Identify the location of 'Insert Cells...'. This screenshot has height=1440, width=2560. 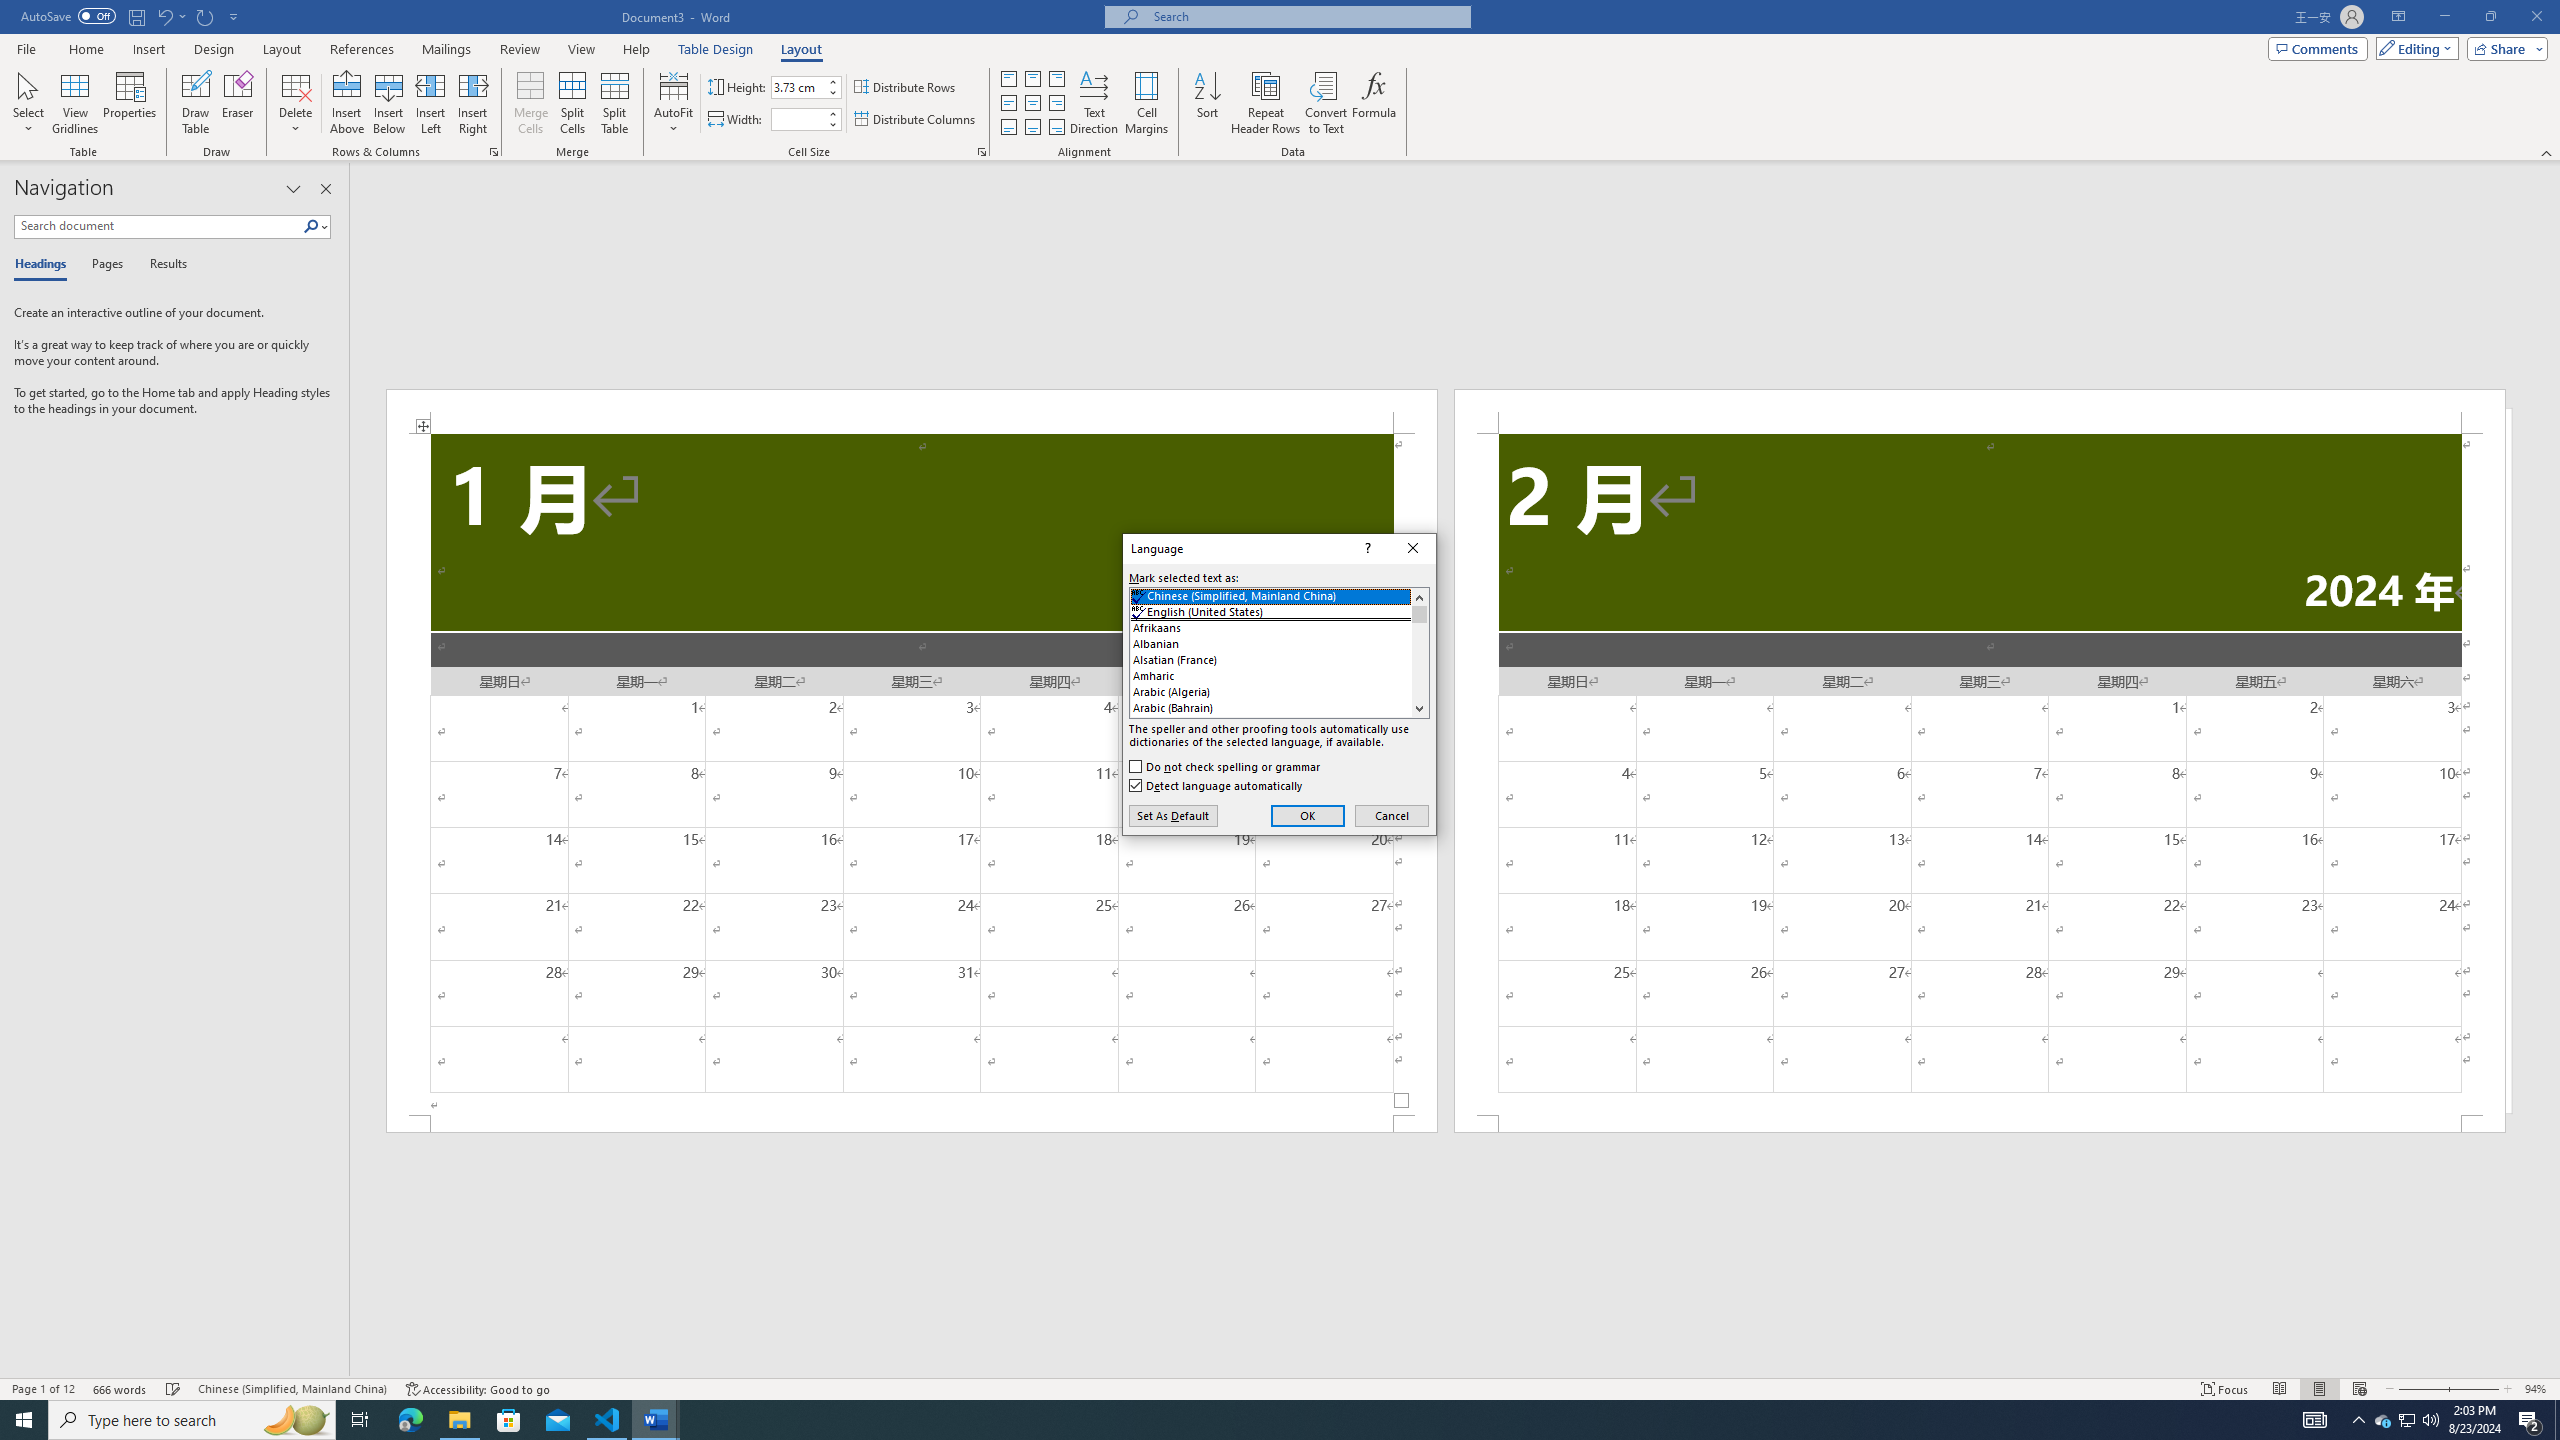
(493, 150).